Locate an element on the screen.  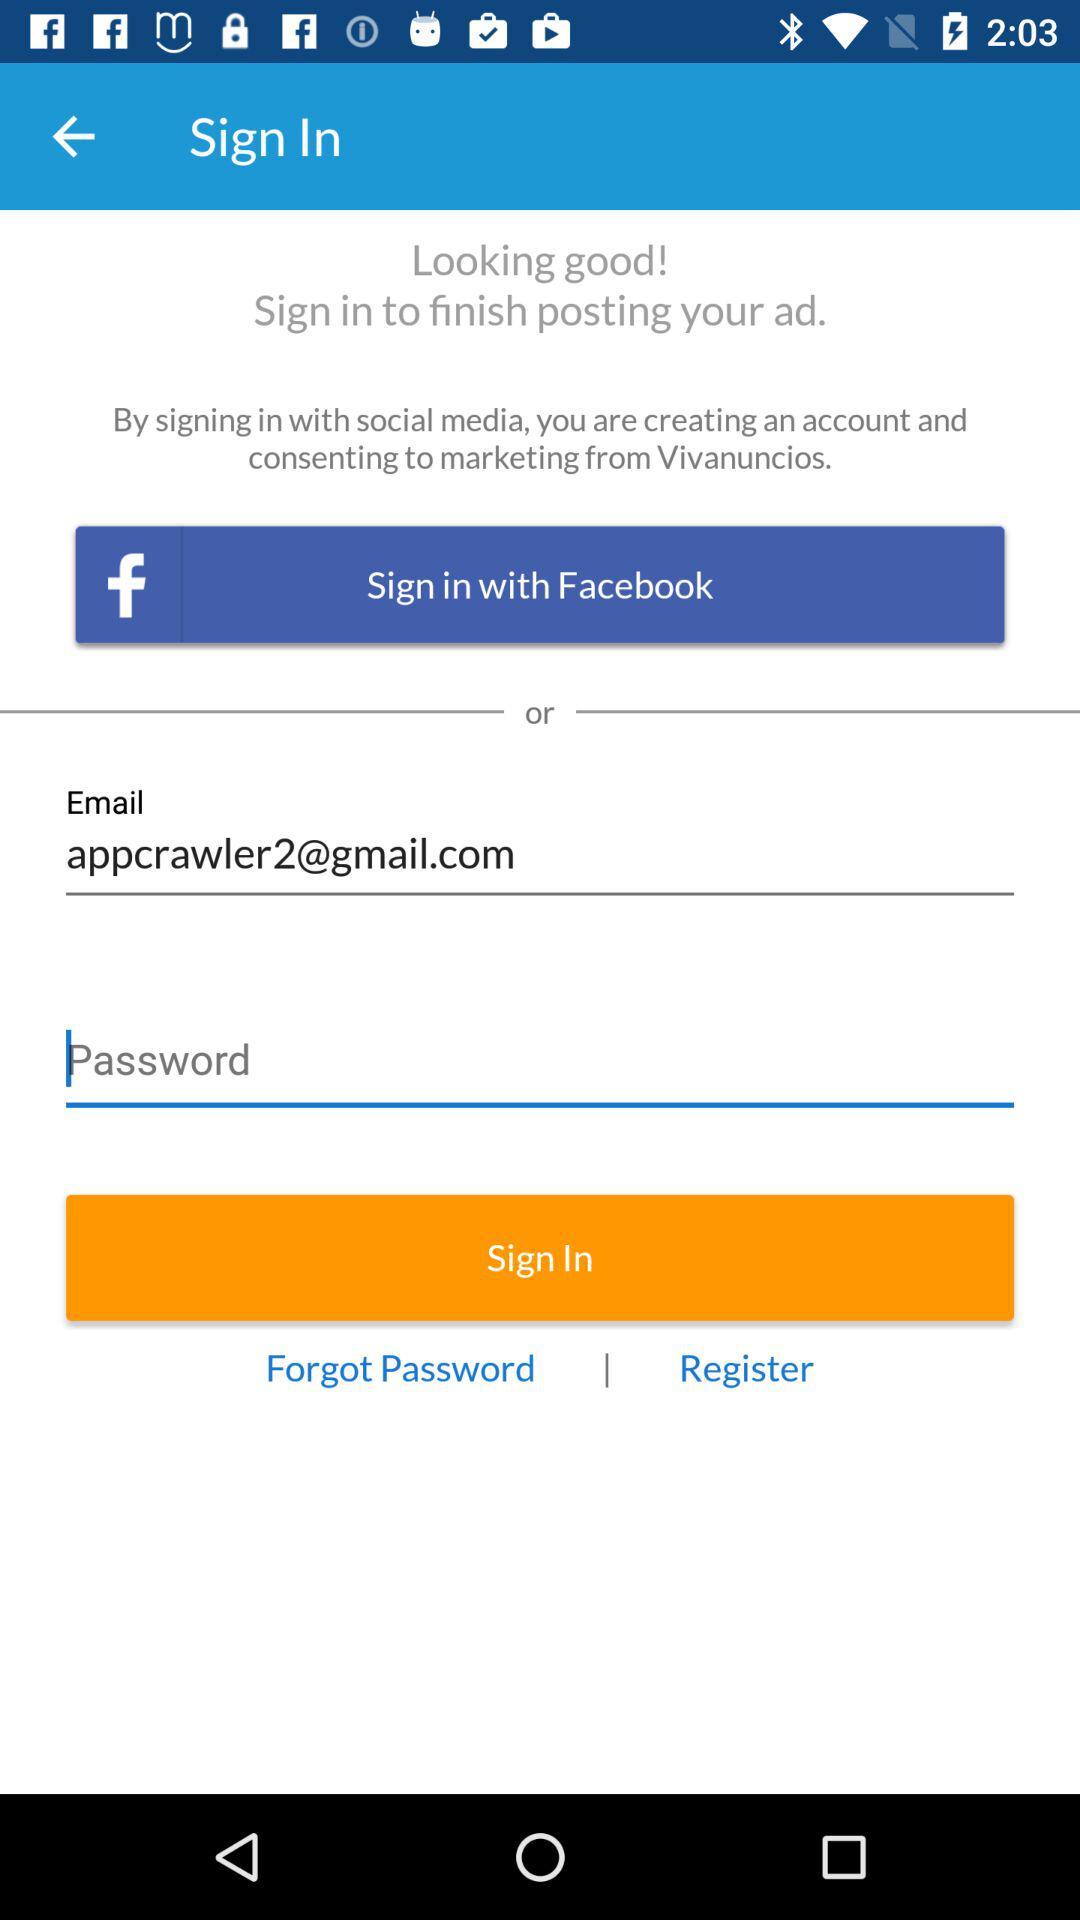
email text box is located at coordinates (540, 840).